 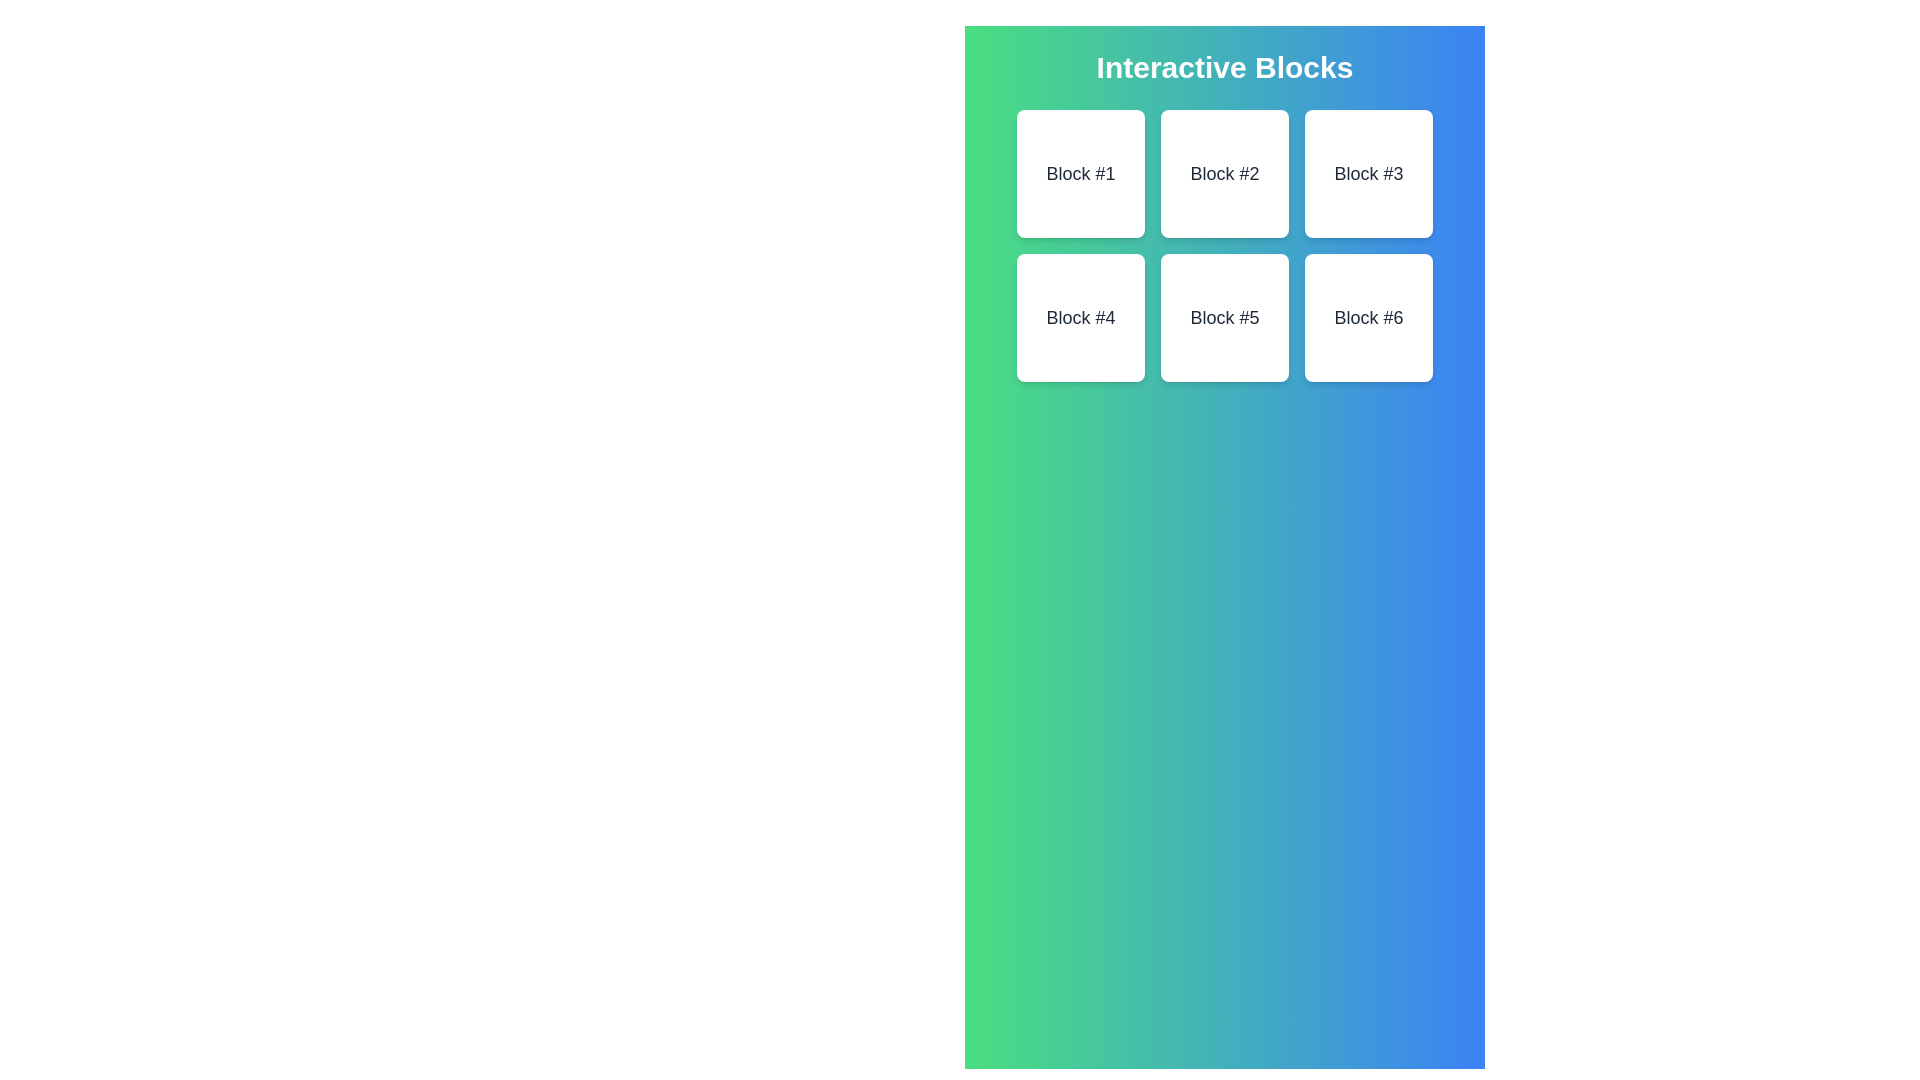 I want to click on text label 'Block #3' which is displayed in a bold font inside the third card of a 3x2 grid layout, so click(x=1367, y=172).